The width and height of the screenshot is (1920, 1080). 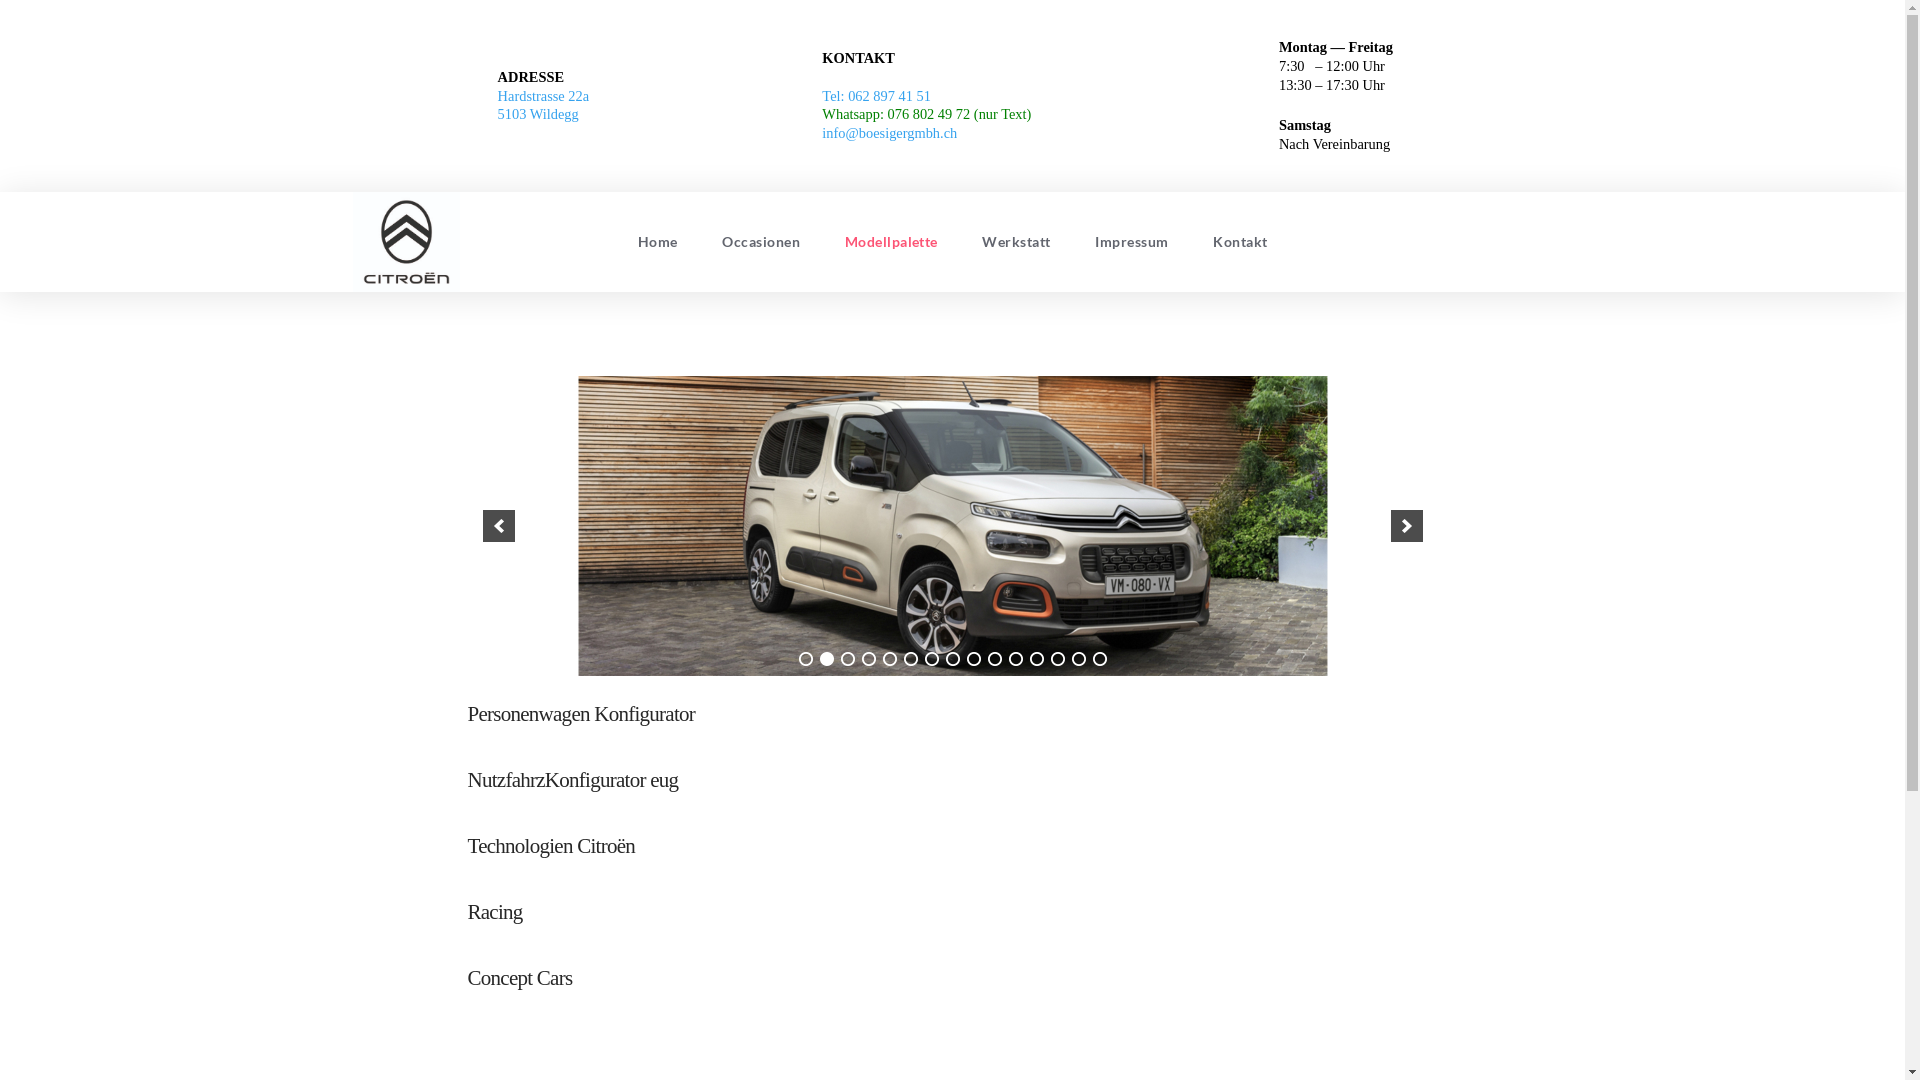 I want to click on 'Concept Cars', so click(x=520, y=977).